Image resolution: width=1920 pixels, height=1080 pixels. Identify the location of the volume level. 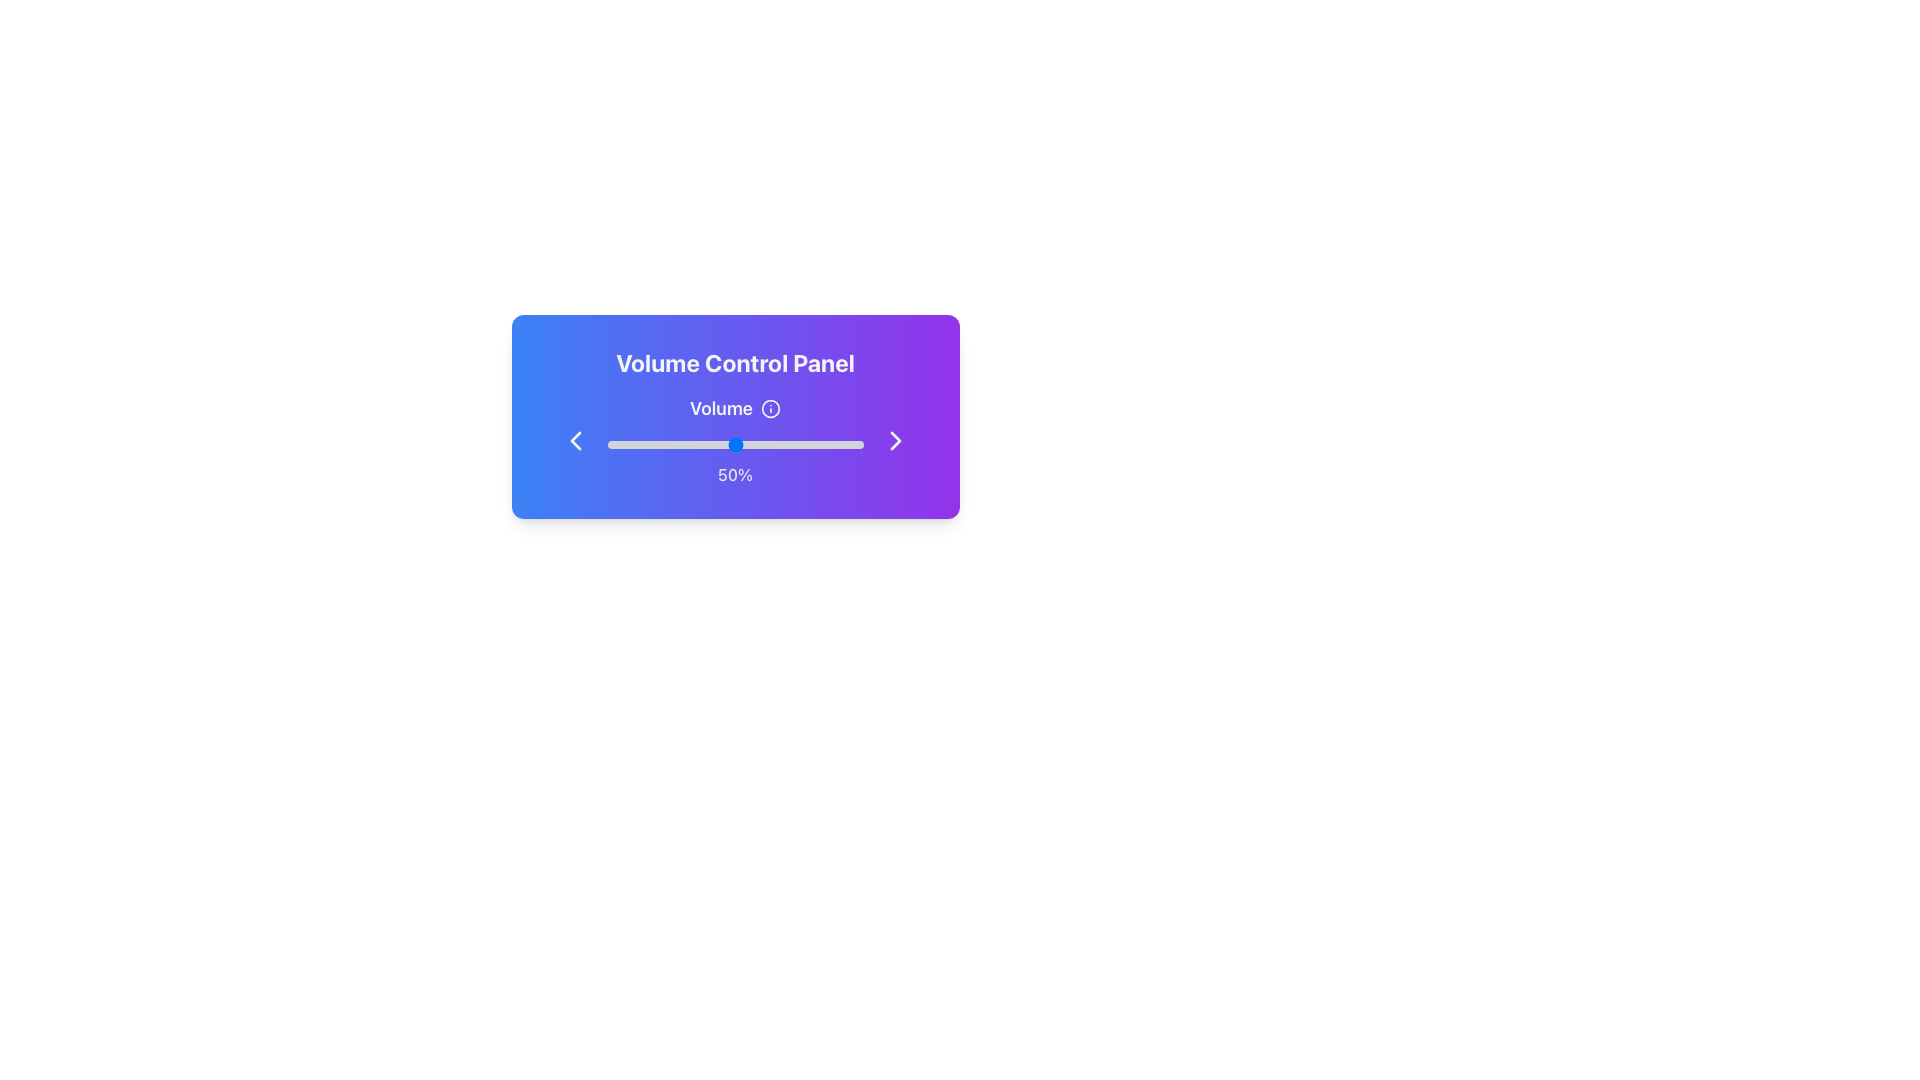
(653, 443).